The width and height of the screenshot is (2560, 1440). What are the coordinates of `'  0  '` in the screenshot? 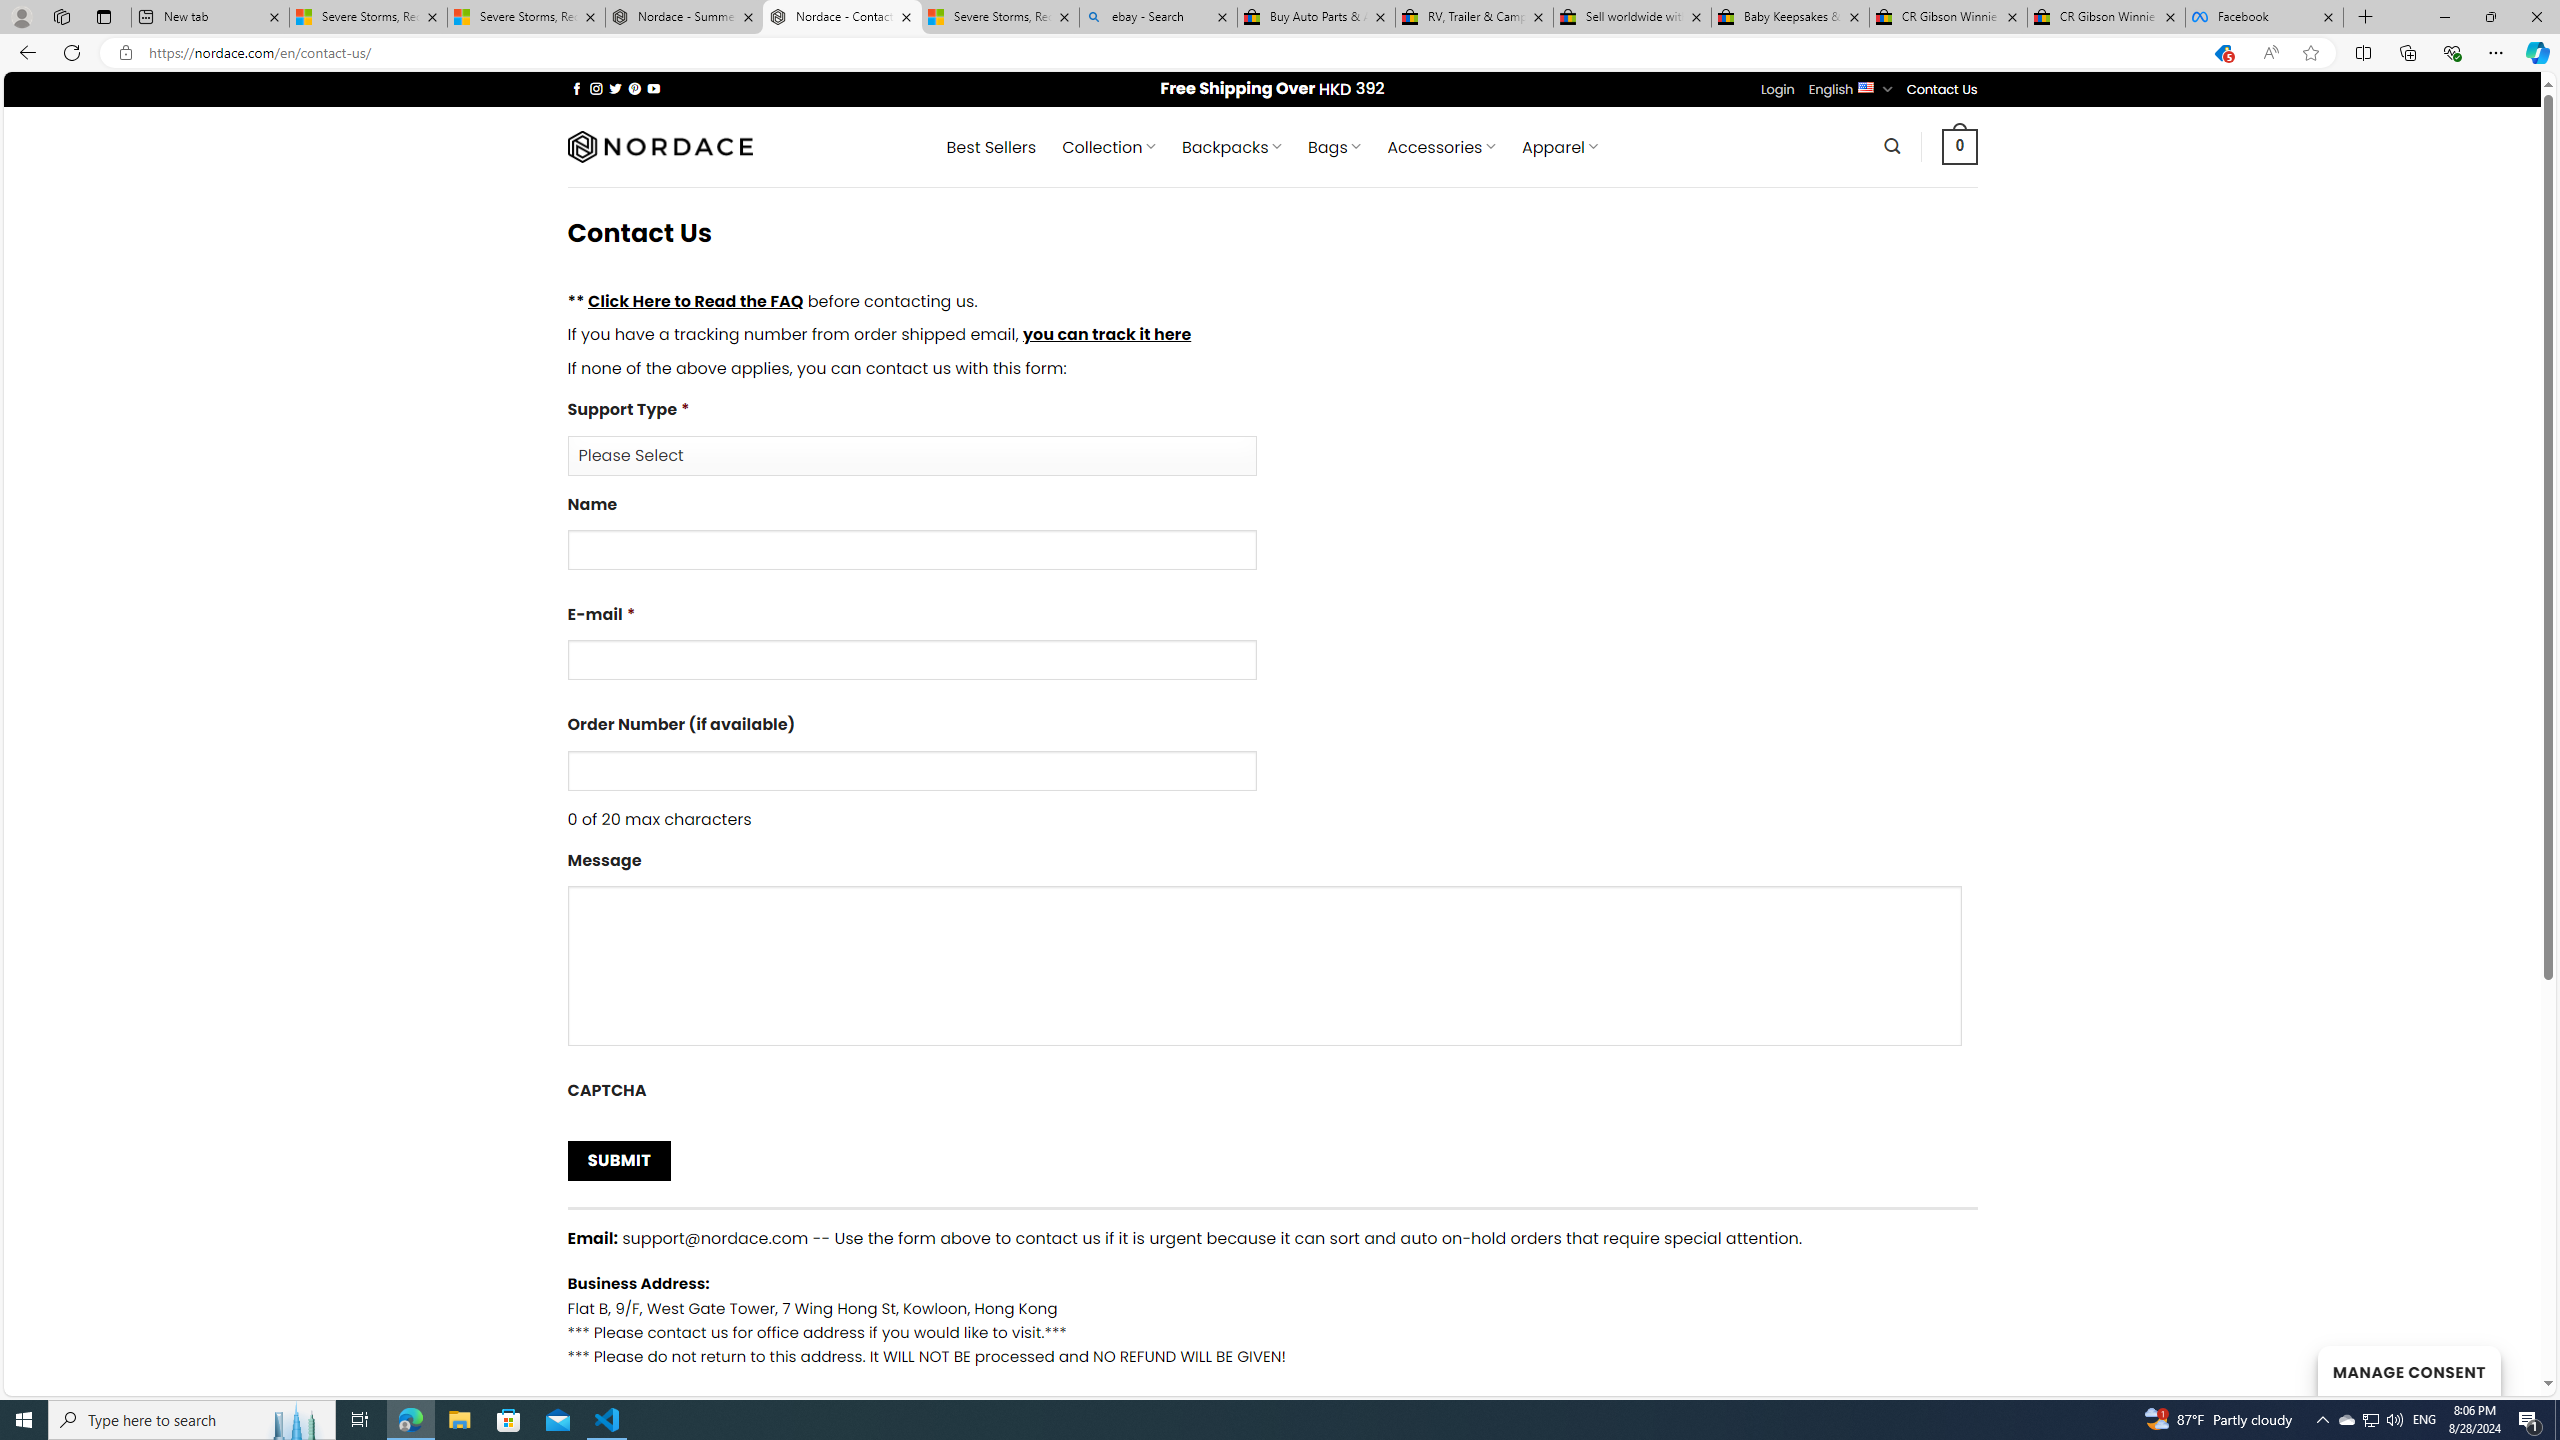 It's located at (1960, 145).